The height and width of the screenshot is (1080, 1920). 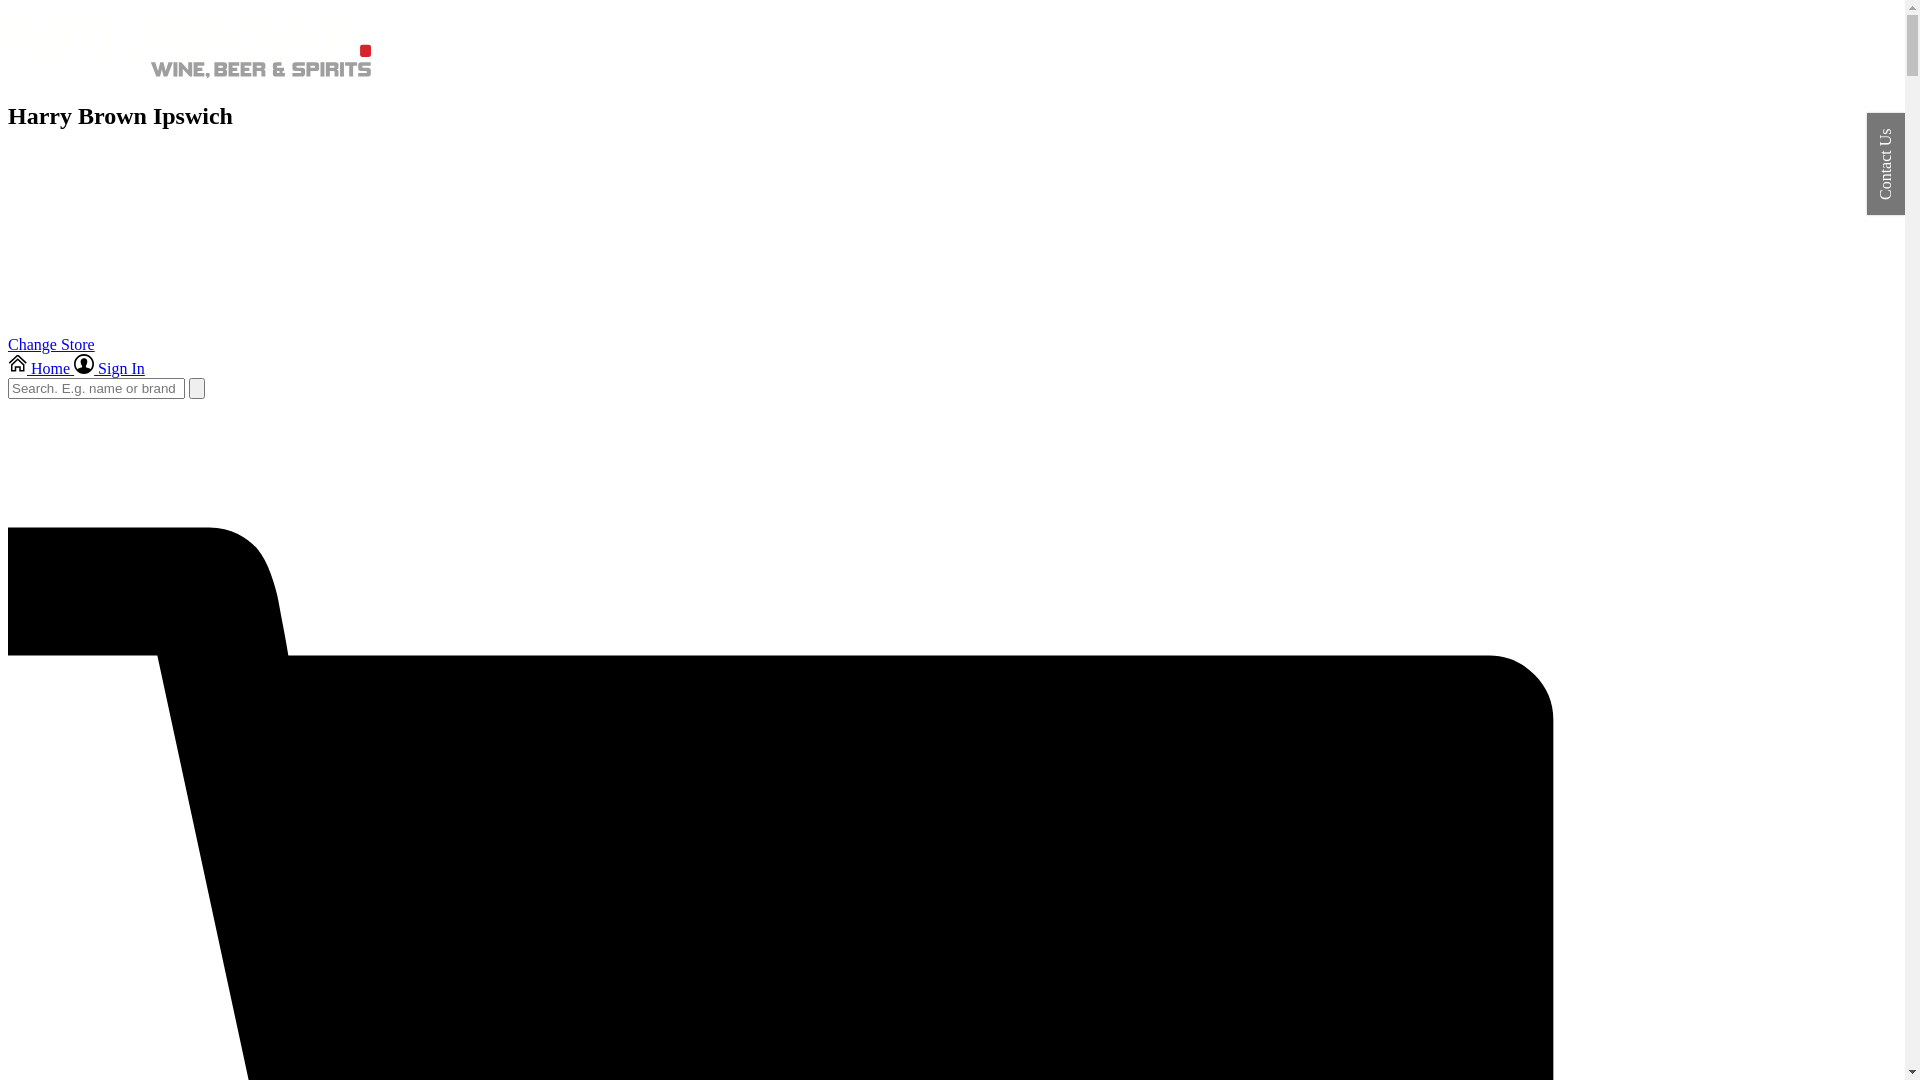 What do you see at coordinates (41, 368) in the screenshot?
I see `'Home'` at bounding box center [41, 368].